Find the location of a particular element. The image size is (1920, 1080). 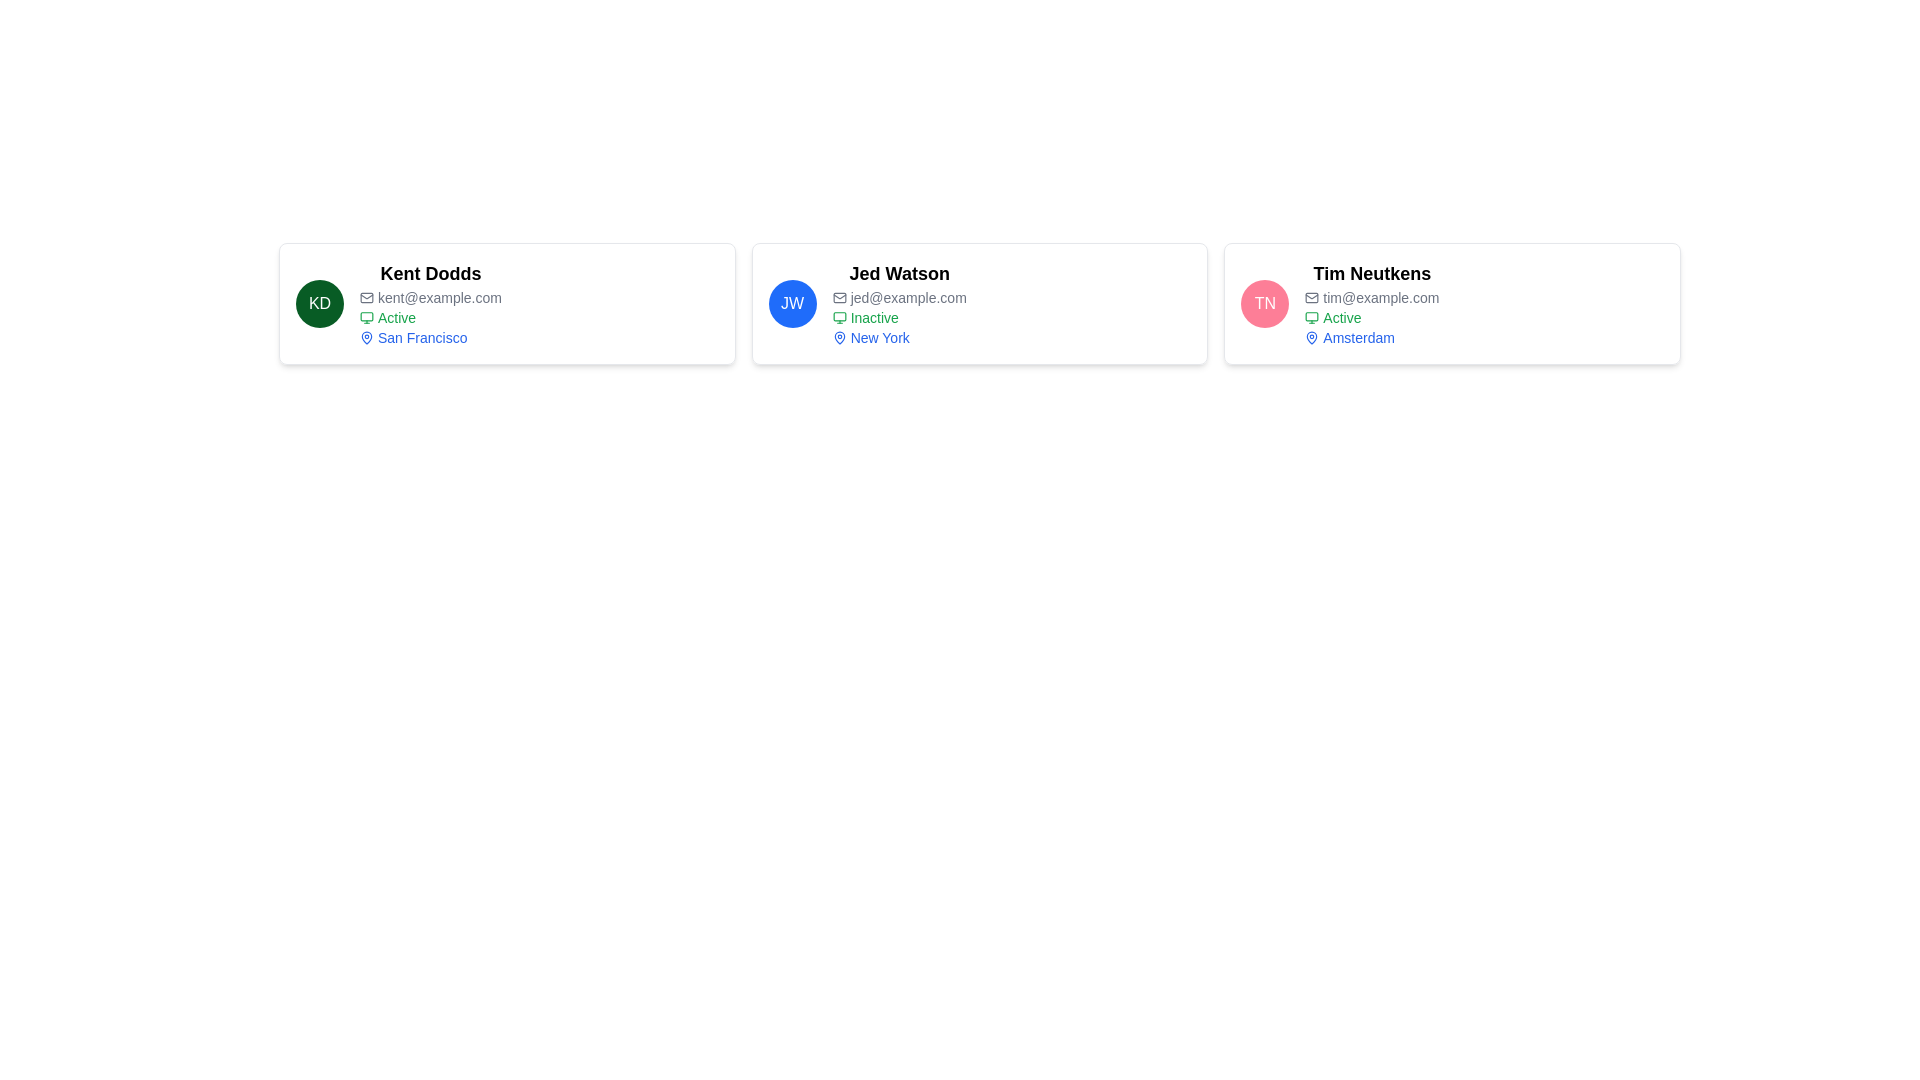

the small mail icon located to the left of the email text 'jed@example.com' in the contact card of 'Jed Watson' is located at coordinates (839, 297).